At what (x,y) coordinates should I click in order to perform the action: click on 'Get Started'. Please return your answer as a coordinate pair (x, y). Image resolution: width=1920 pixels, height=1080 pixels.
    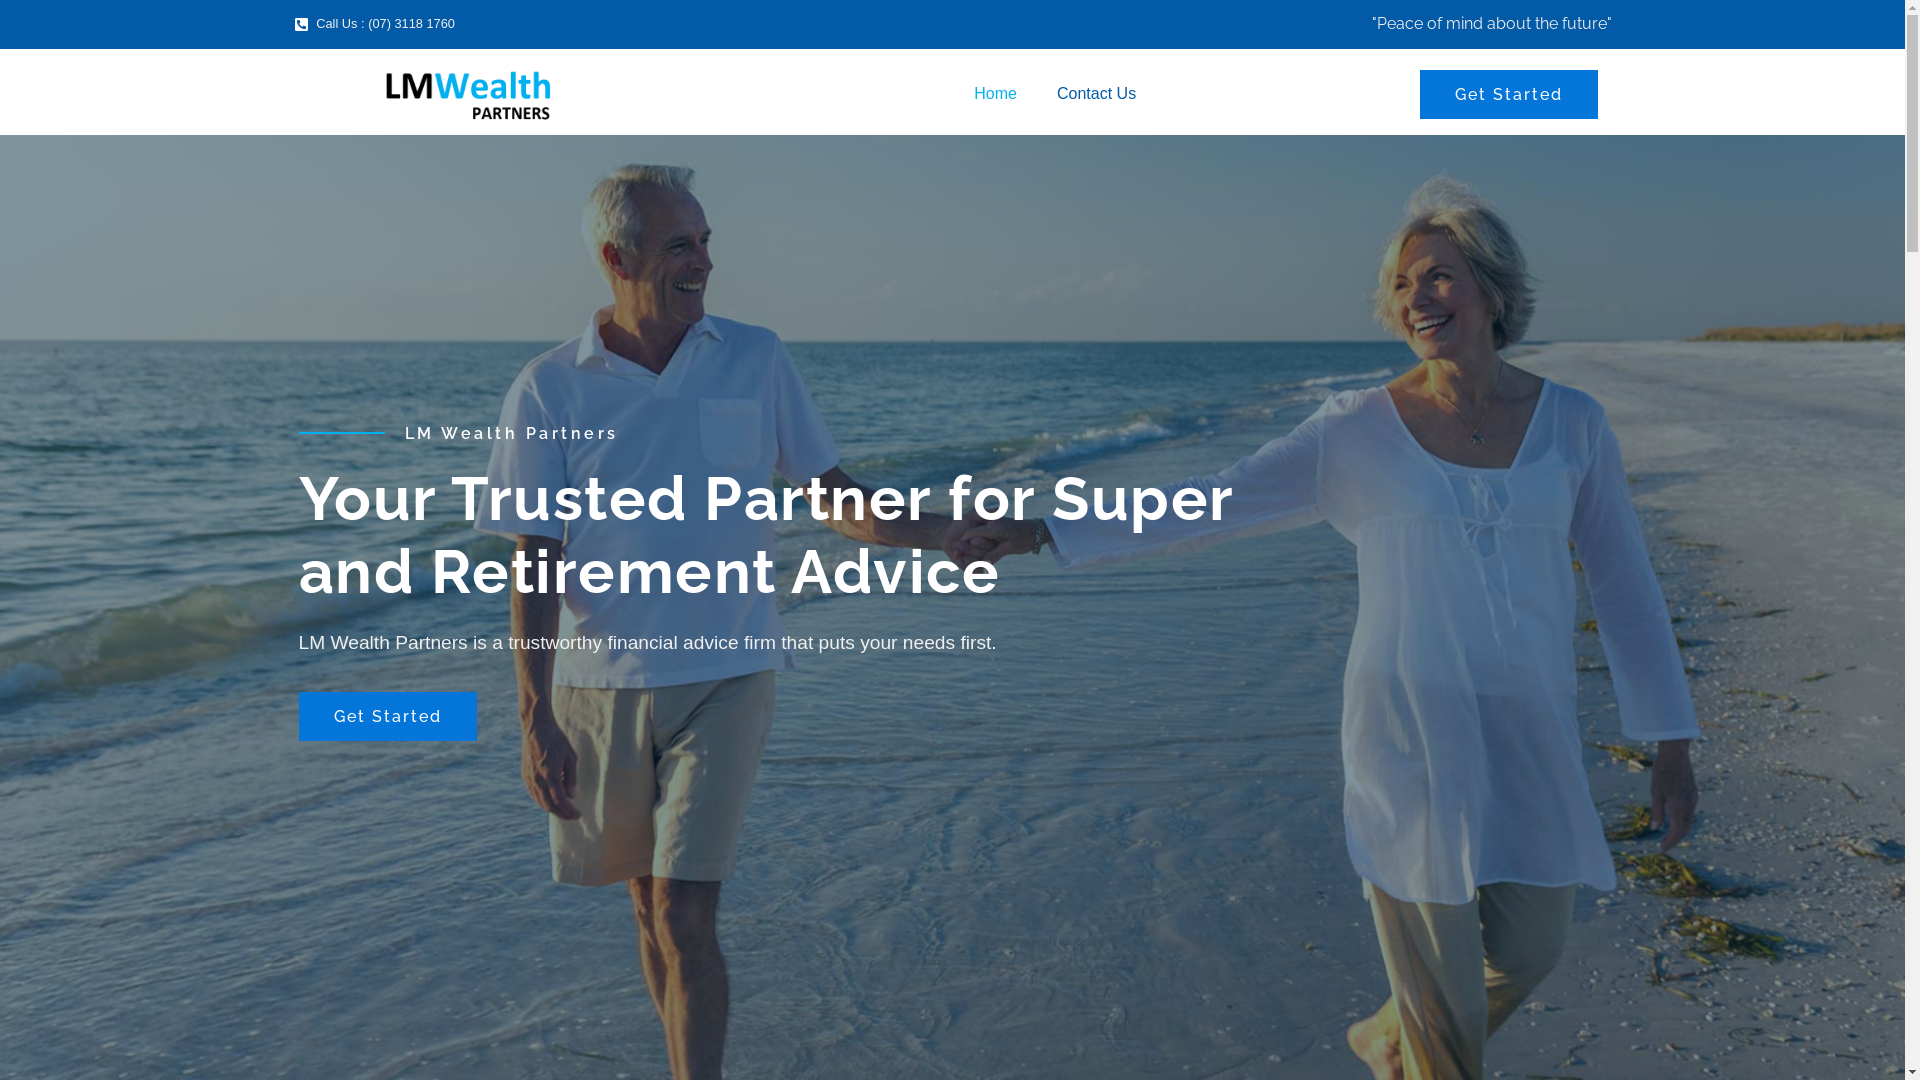
    Looking at the image, I should click on (387, 715).